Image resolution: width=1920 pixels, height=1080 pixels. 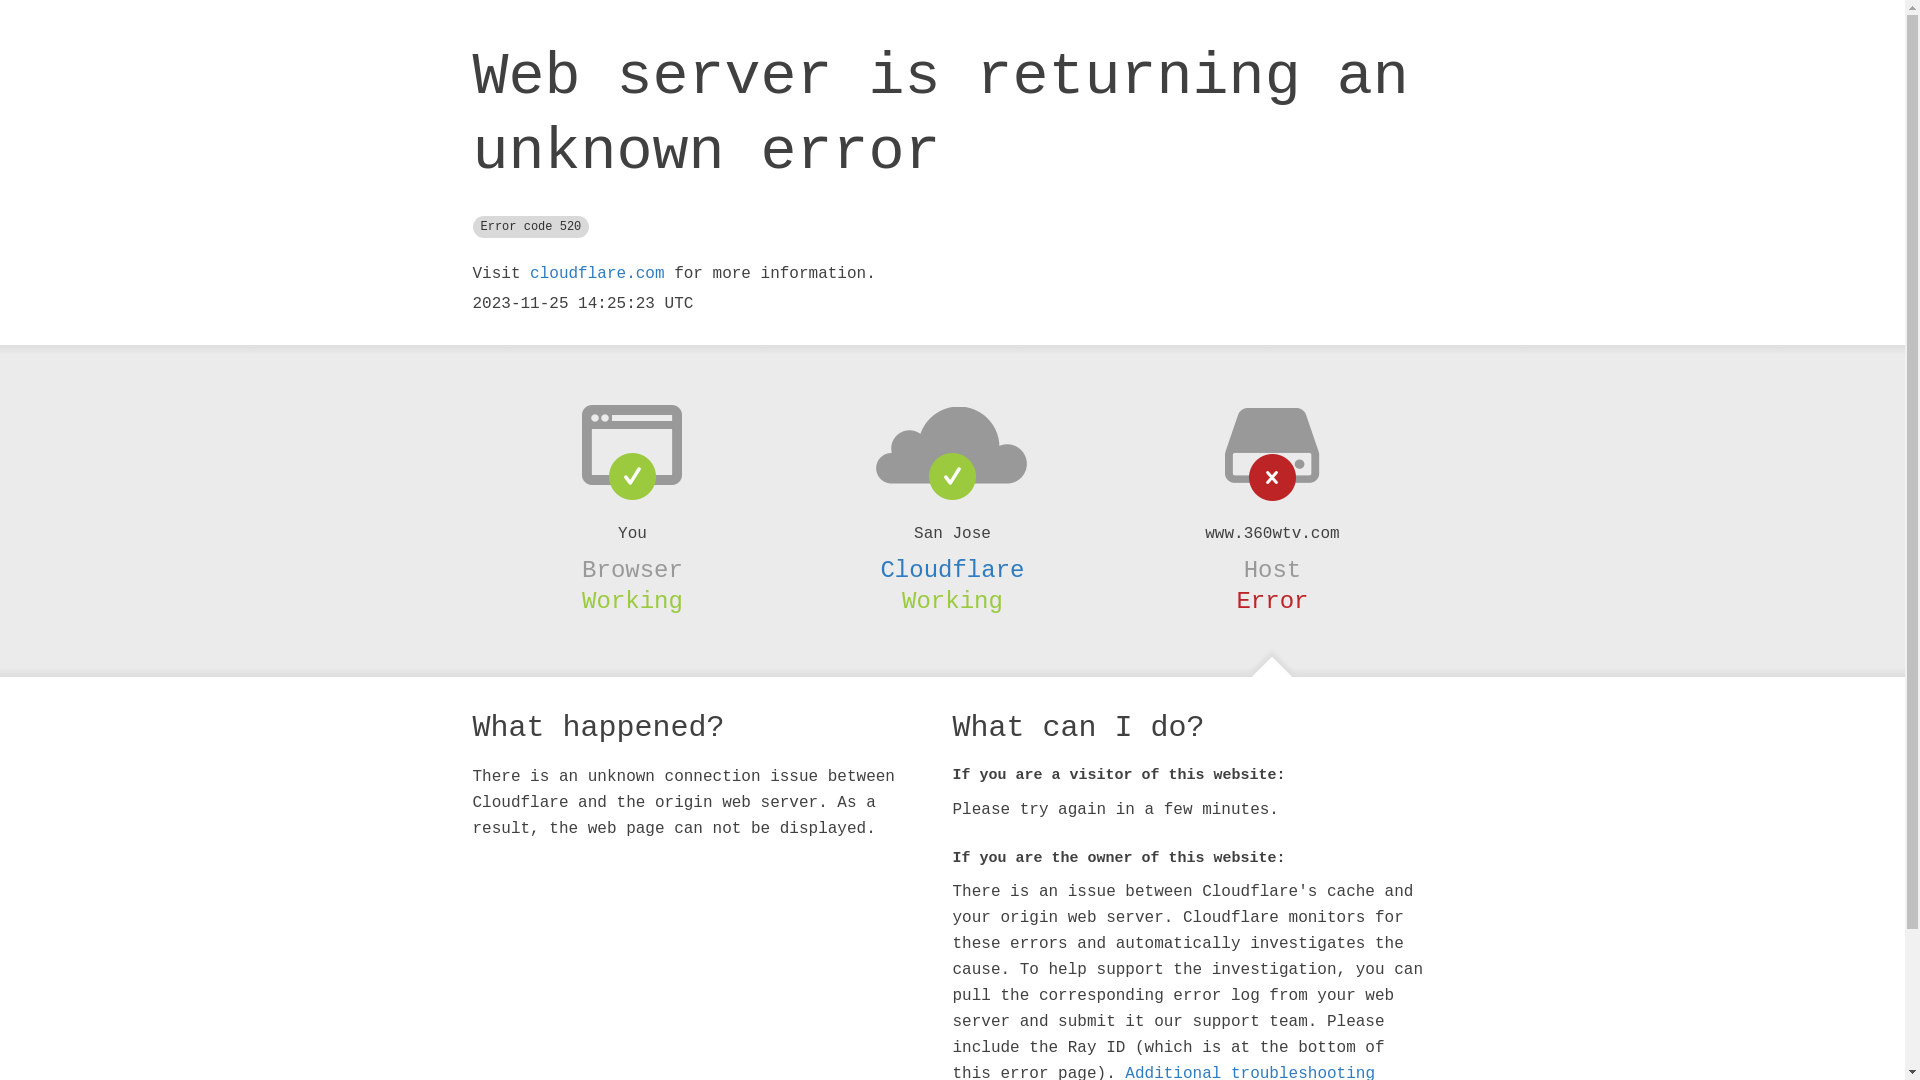 What do you see at coordinates (950, 570) in the screenshot?
I see `'Cloudflare'` at bounding box center [950, 570].